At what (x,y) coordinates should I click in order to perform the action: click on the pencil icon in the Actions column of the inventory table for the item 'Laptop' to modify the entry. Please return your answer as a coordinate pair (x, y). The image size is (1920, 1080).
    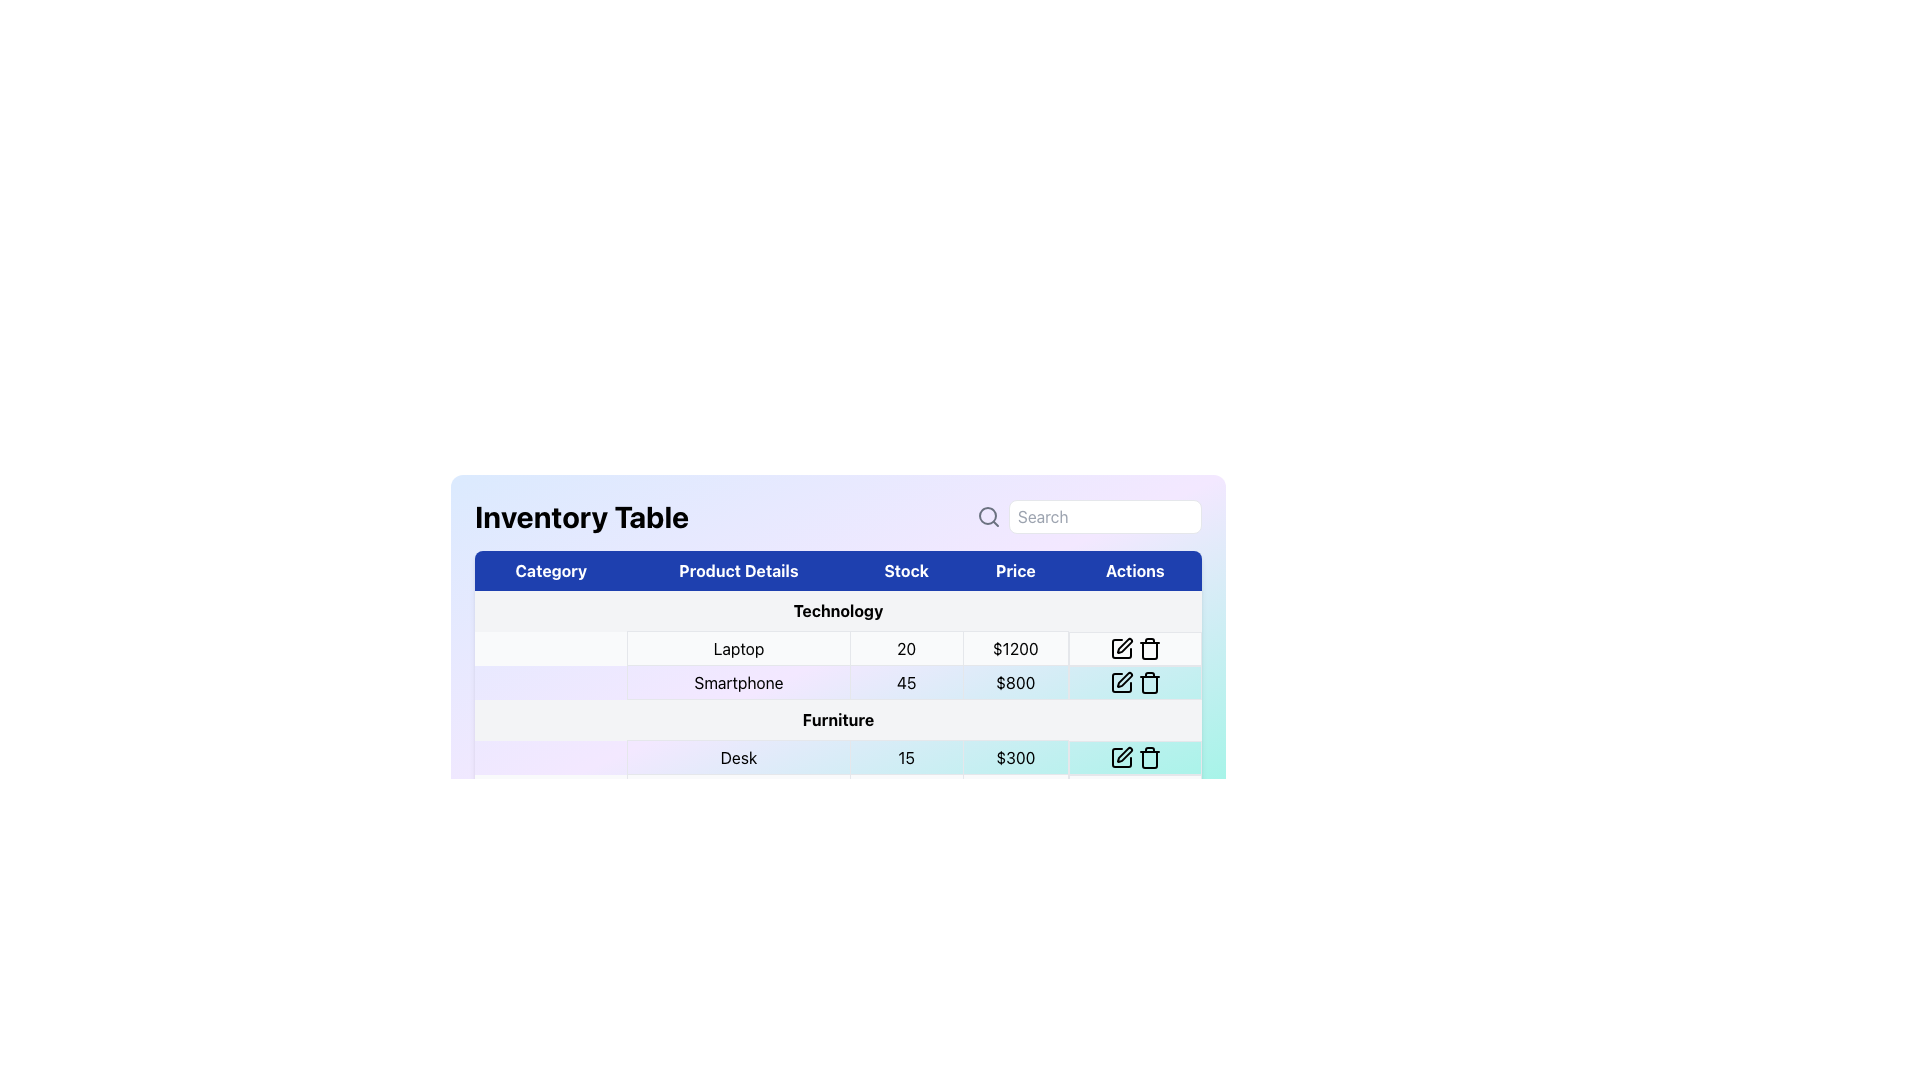
    Looking at the image, I should click on (1135, 648).